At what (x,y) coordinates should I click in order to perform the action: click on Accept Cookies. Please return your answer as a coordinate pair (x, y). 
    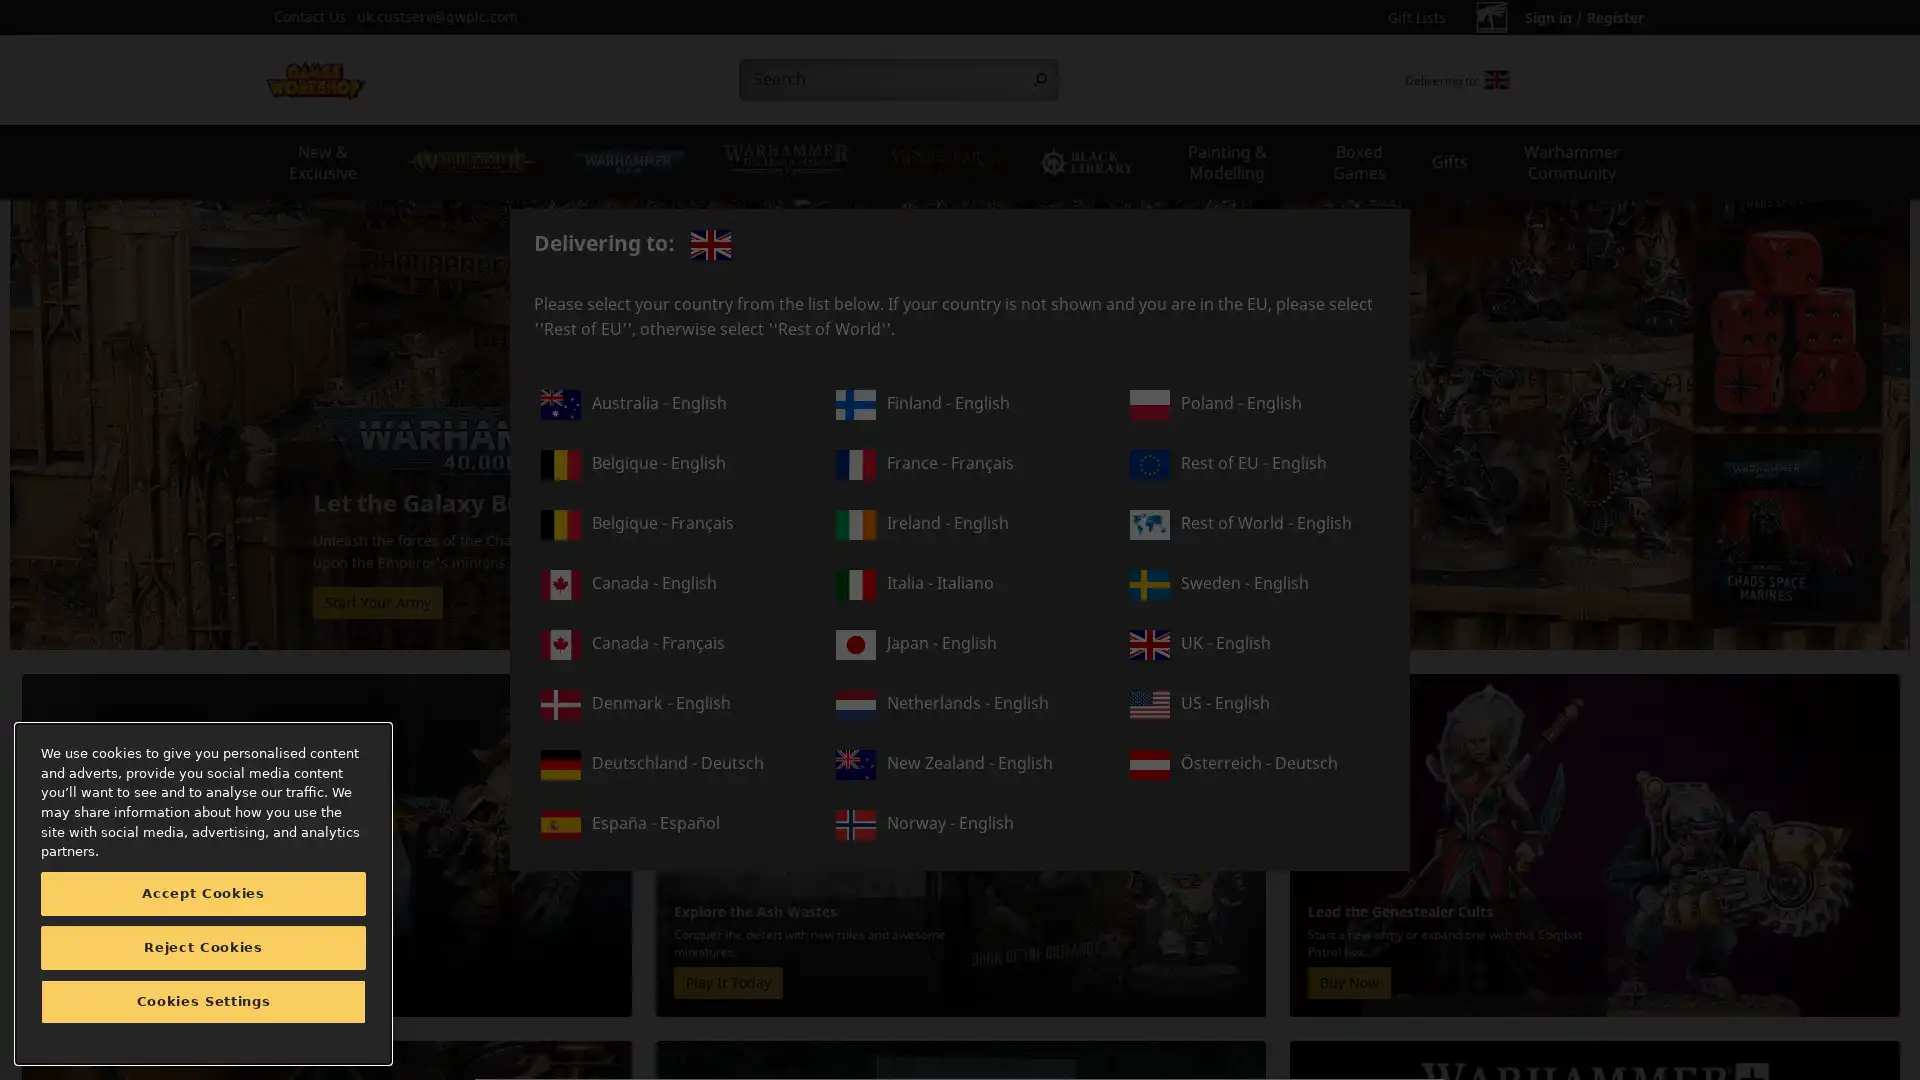
    Looking at the image, I should click on (203, 893).